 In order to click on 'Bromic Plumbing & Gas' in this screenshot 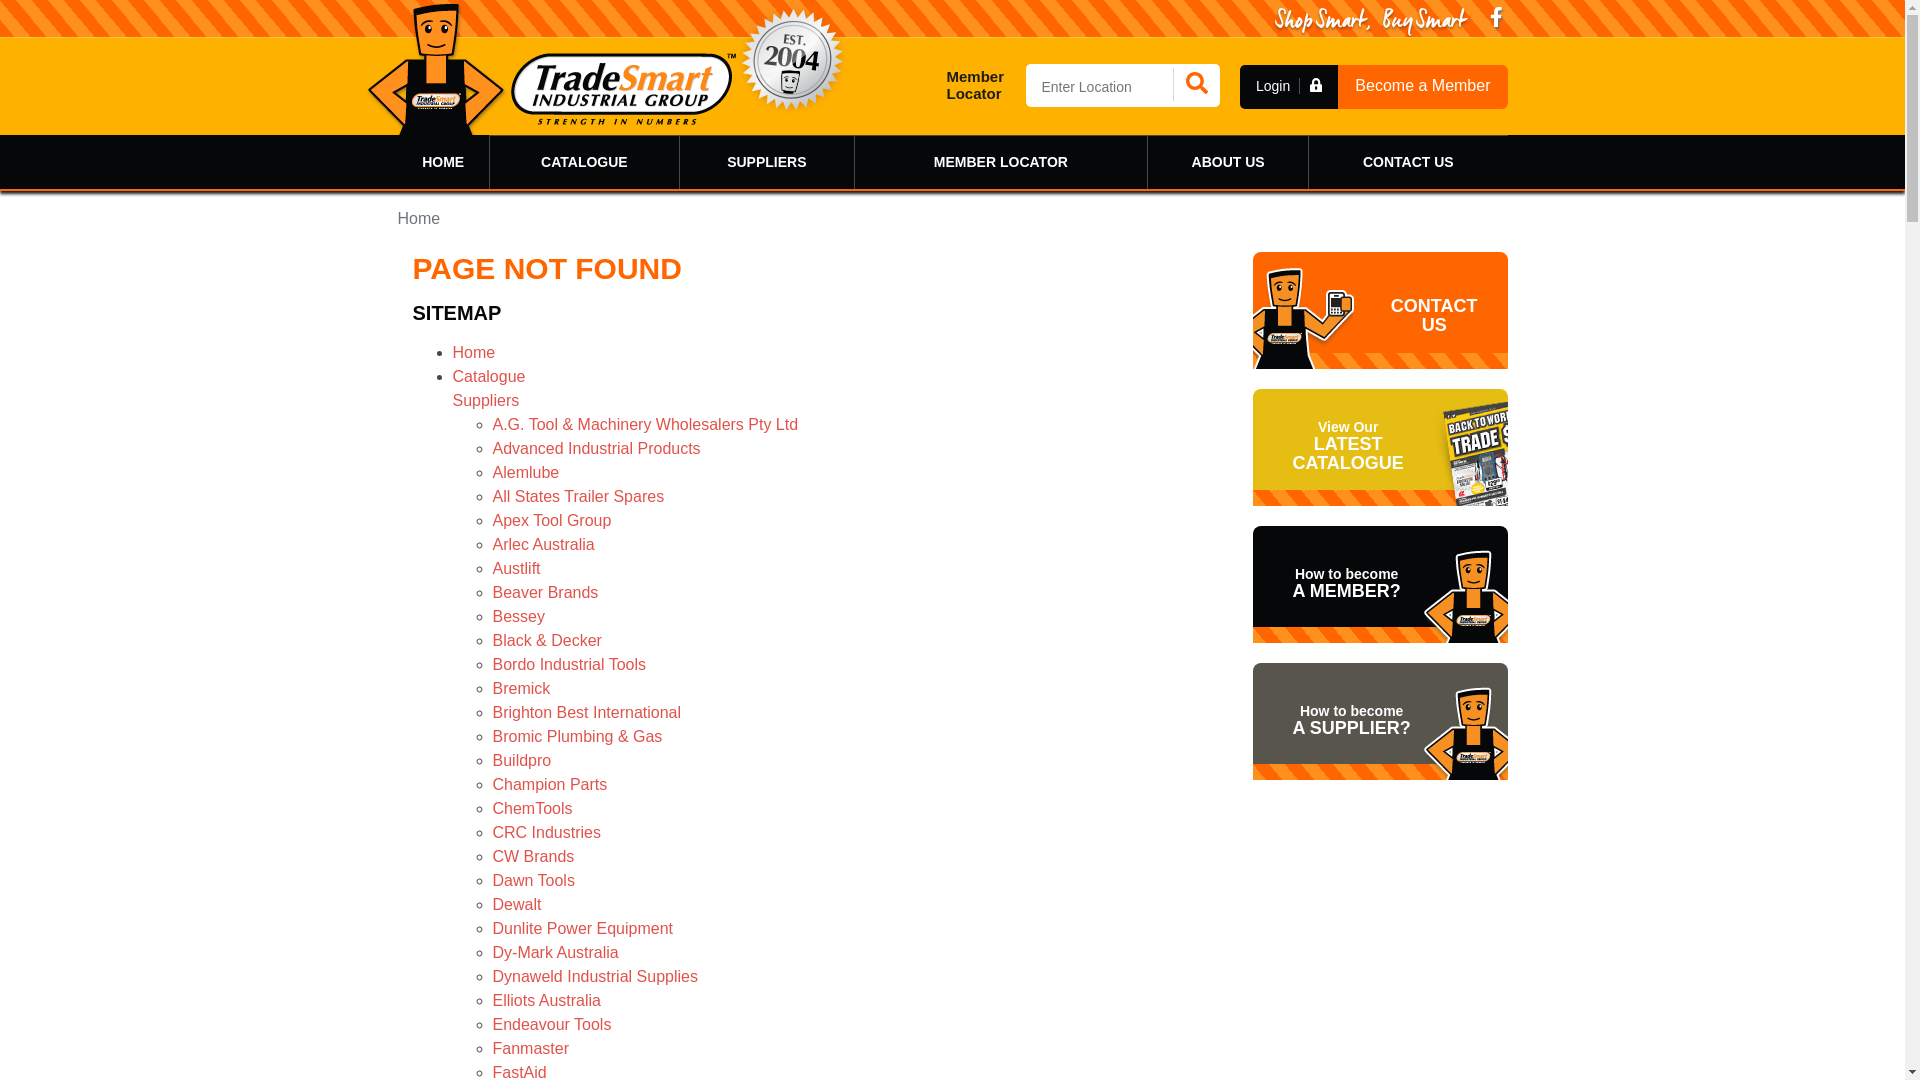, I will do `click(575, 736)`.